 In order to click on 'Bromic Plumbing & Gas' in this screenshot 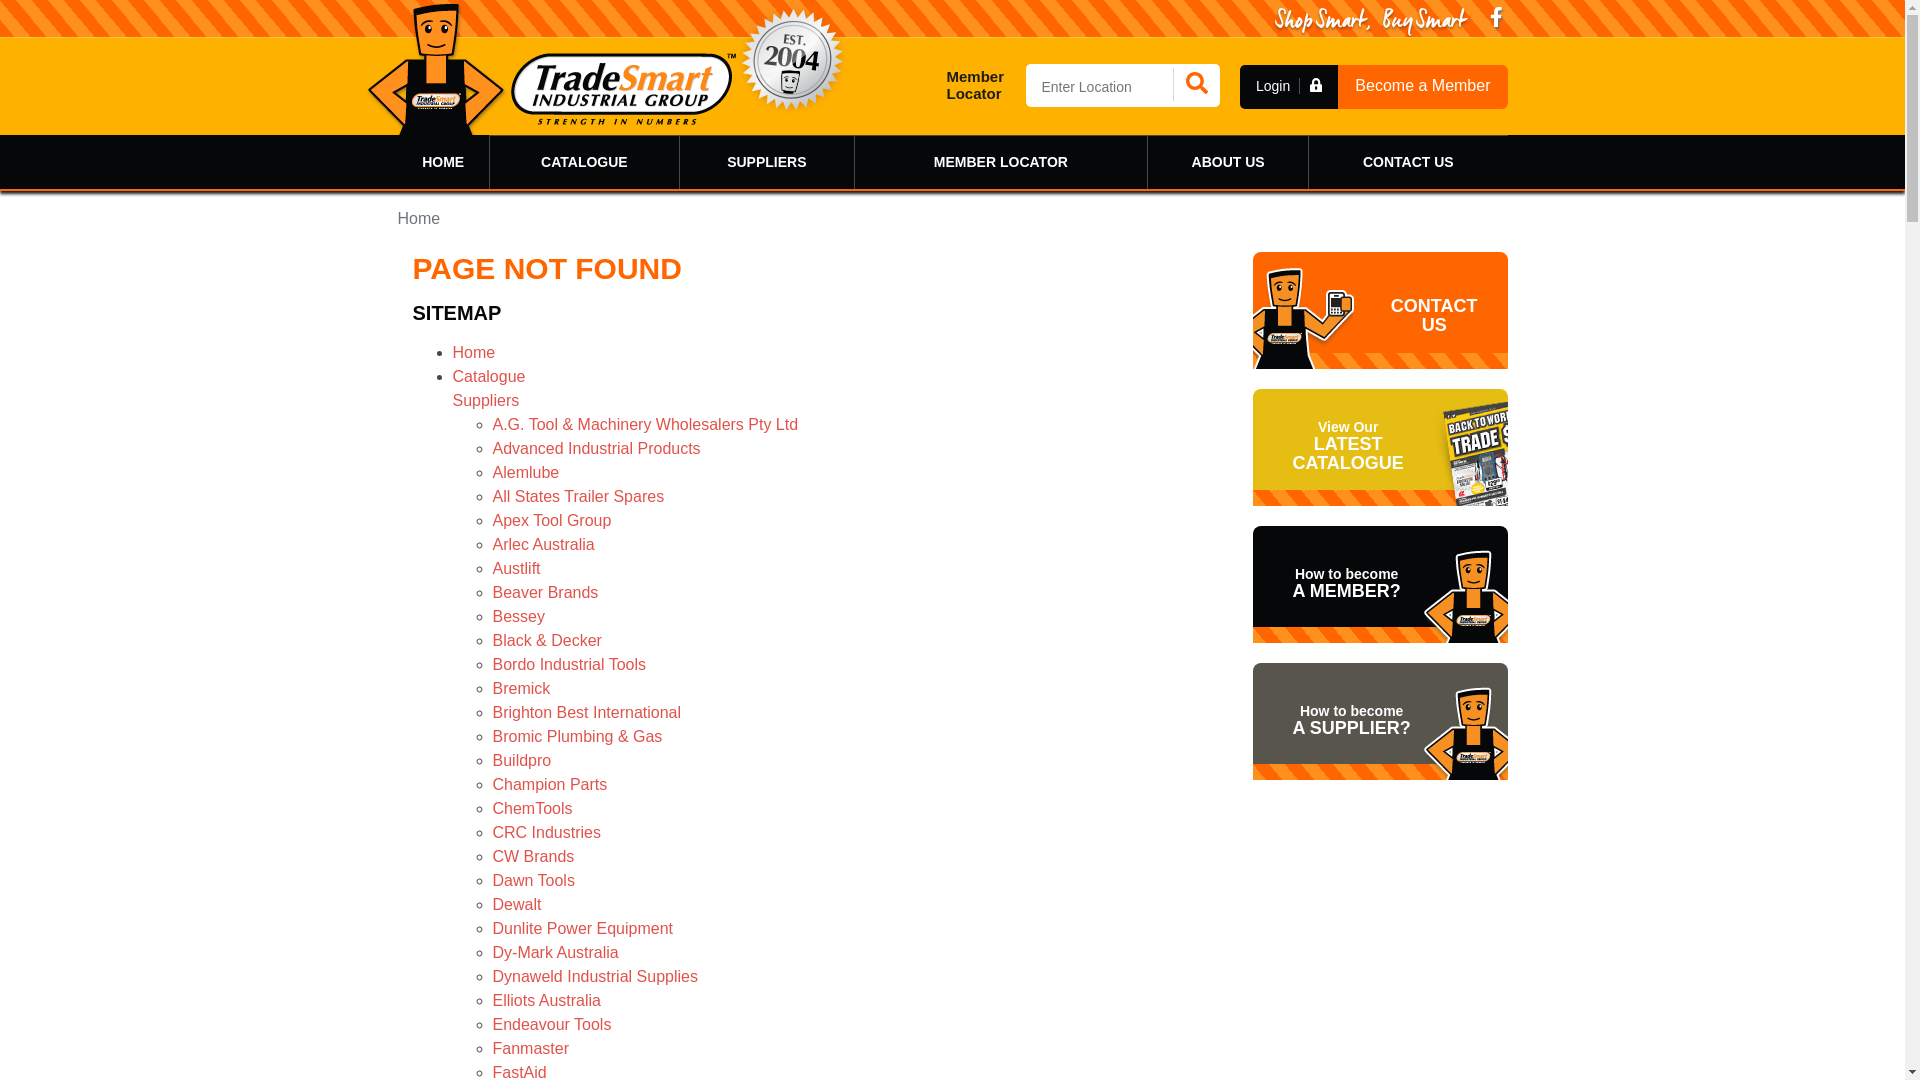, I will do `click(575, 736)`.